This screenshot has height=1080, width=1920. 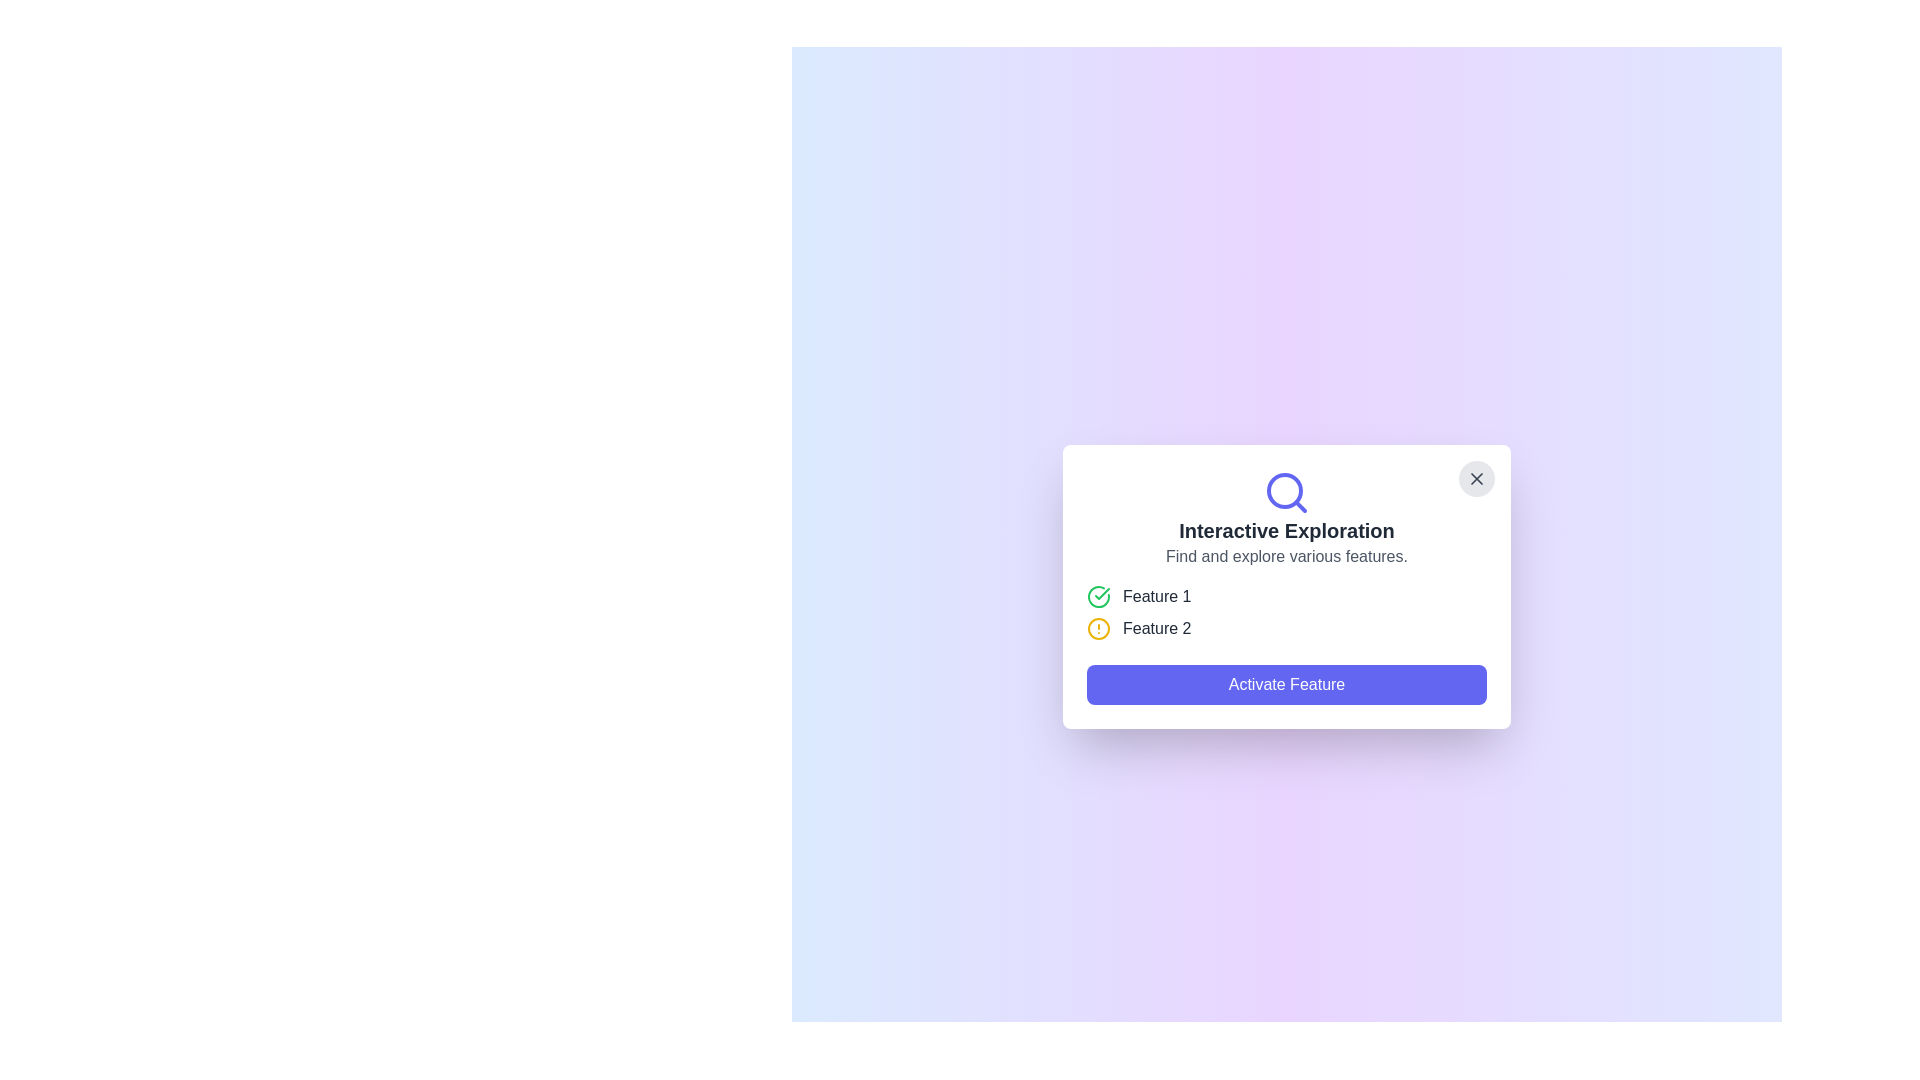 What do you see at coordinates (1157, 627) in the screenshot?
I see `the 'Feature 2' text label located under a heading in the pop-up dialog box, positioned to the right of a yellow alert icon` at bounding box center [1157, 627].